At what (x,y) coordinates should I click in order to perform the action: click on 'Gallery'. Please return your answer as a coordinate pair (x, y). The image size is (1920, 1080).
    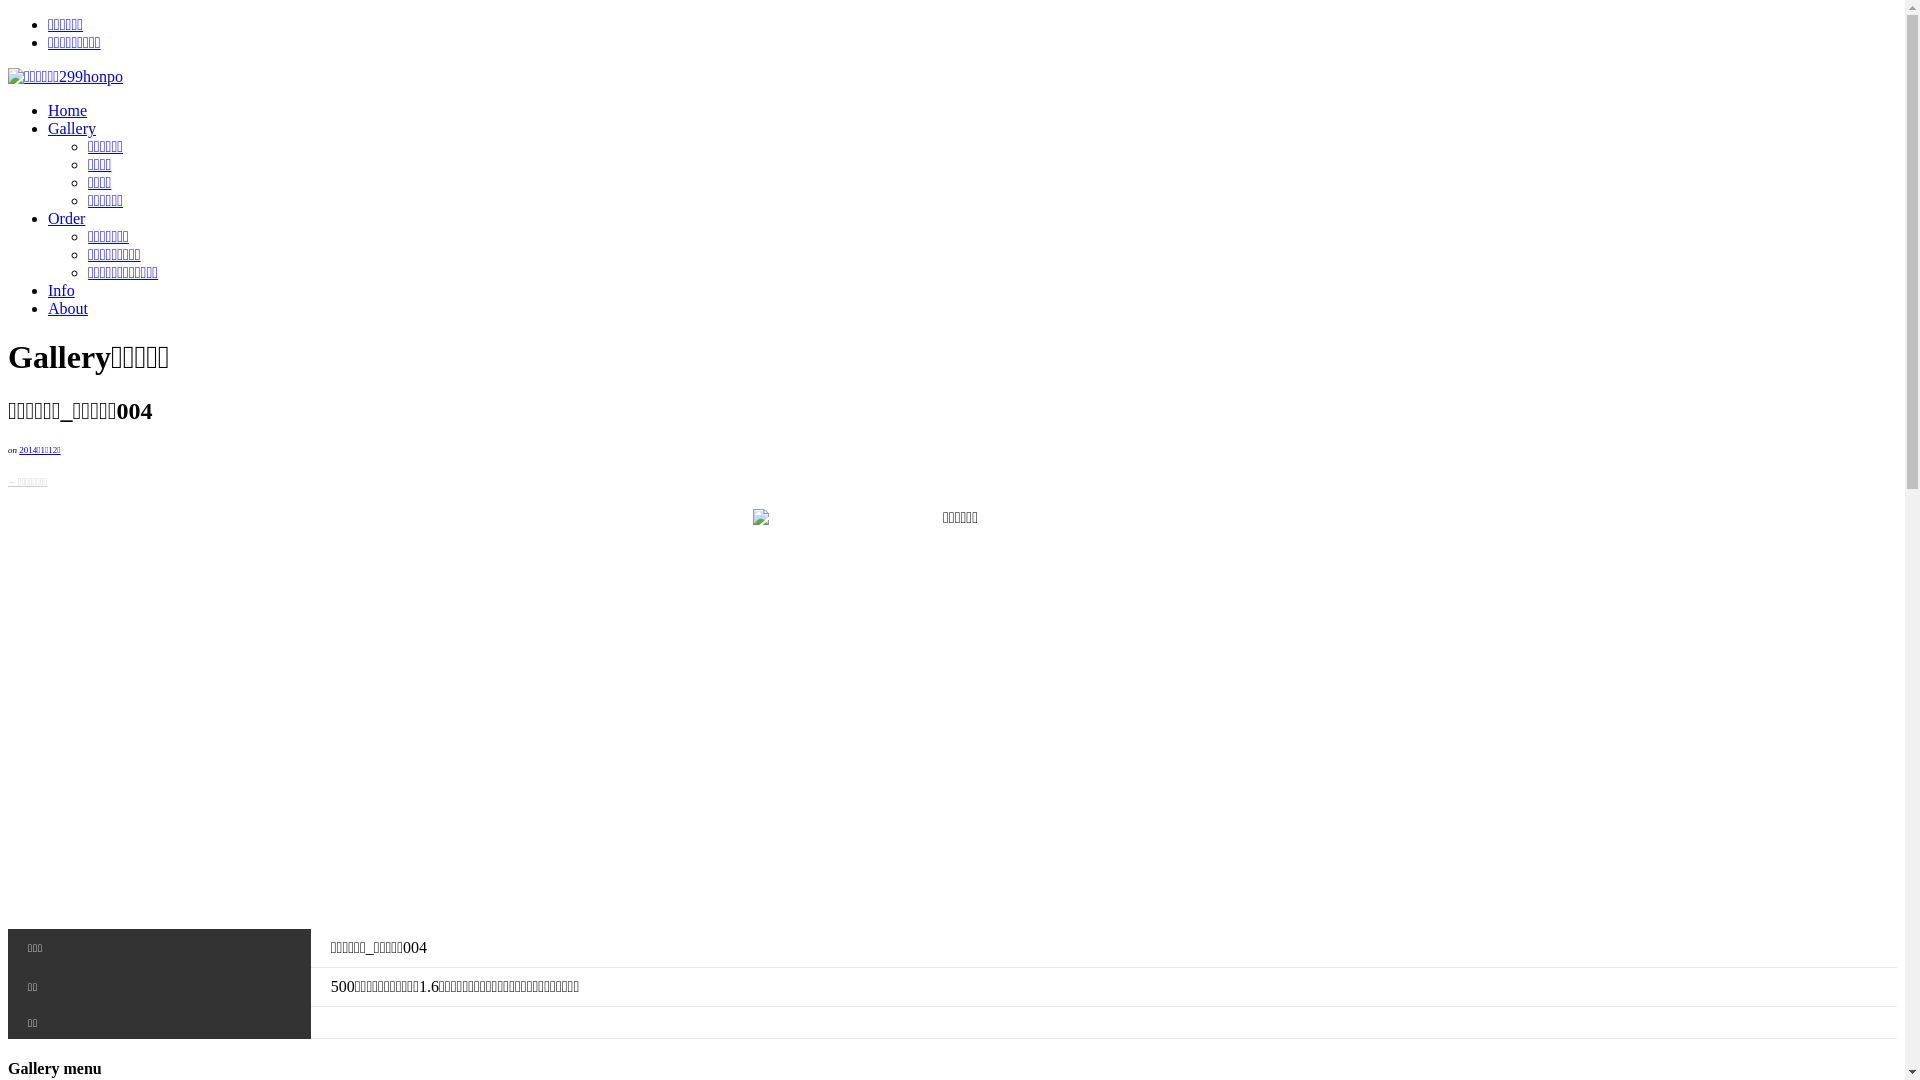
    Looking at the image, I should click on (72, 128).